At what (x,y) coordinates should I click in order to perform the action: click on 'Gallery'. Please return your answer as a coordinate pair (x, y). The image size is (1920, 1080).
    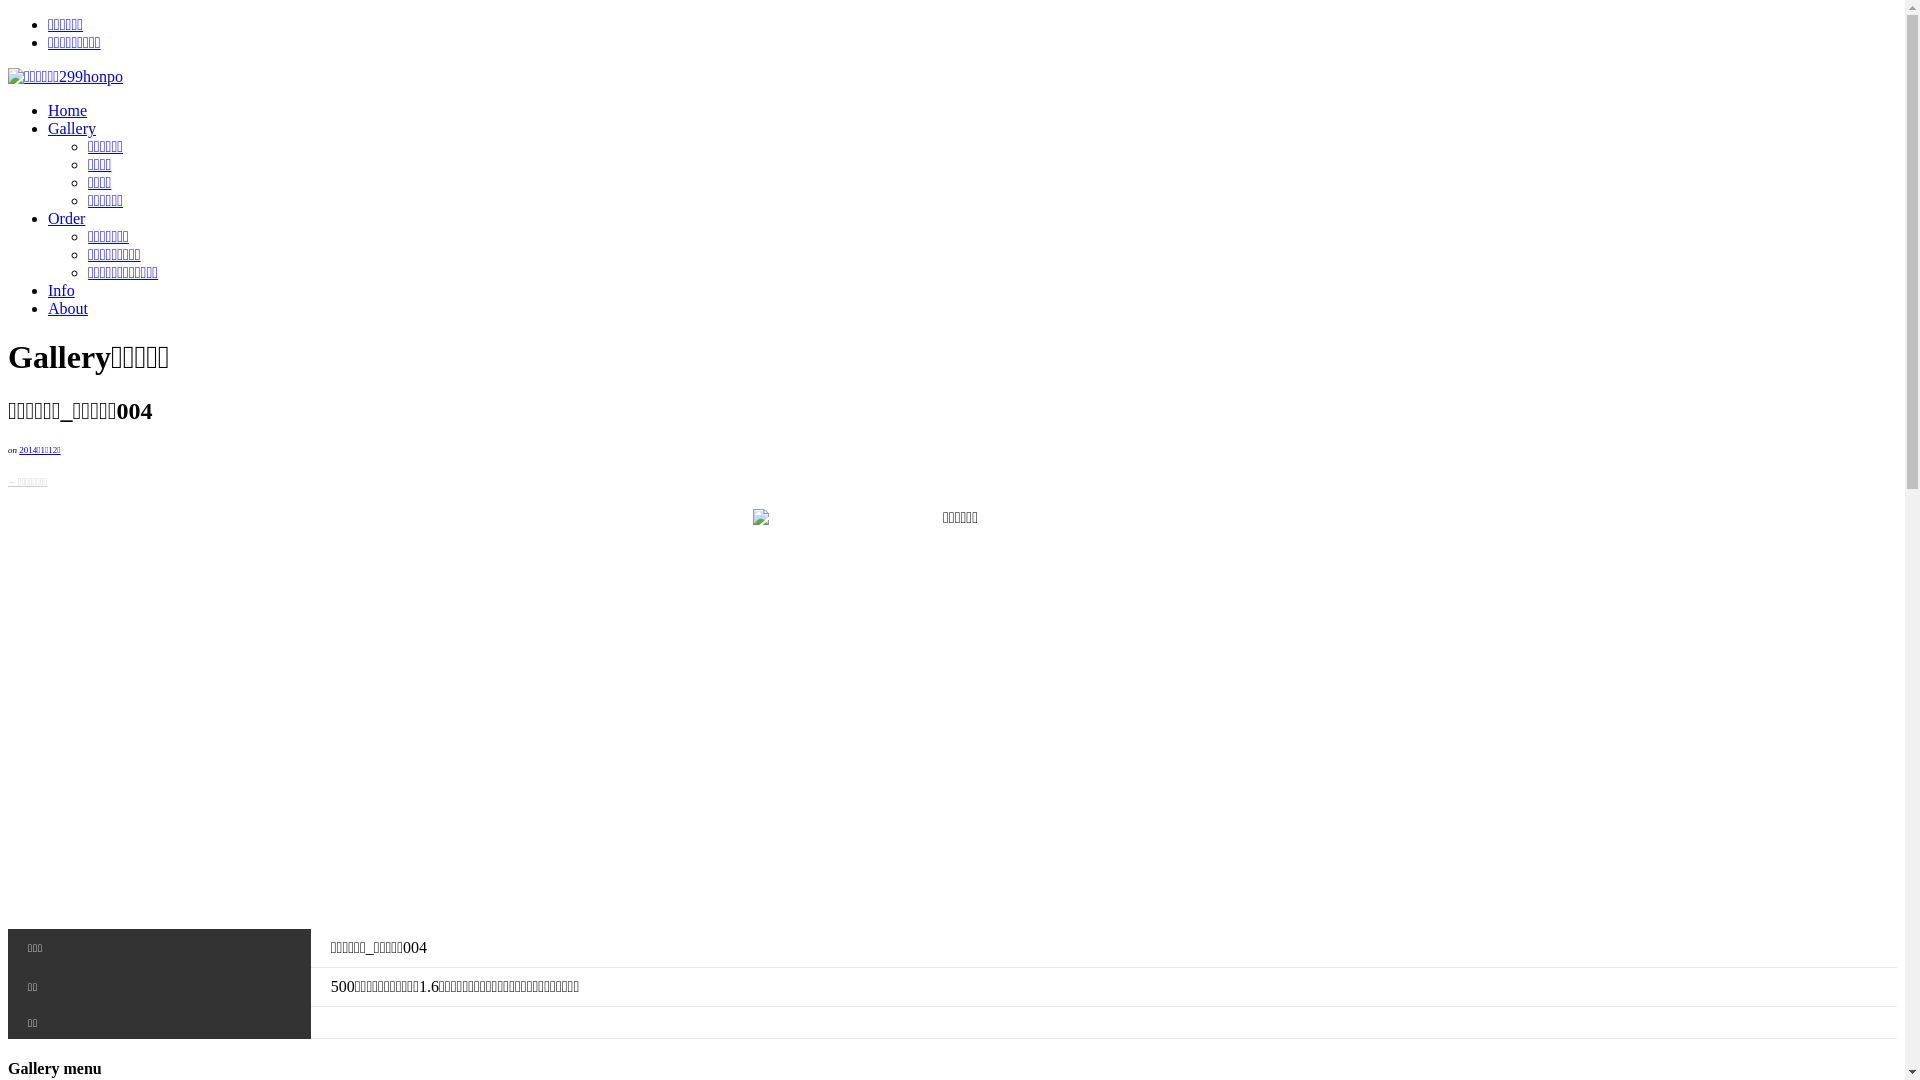
    Looking at the image, I should click on (72, 128).